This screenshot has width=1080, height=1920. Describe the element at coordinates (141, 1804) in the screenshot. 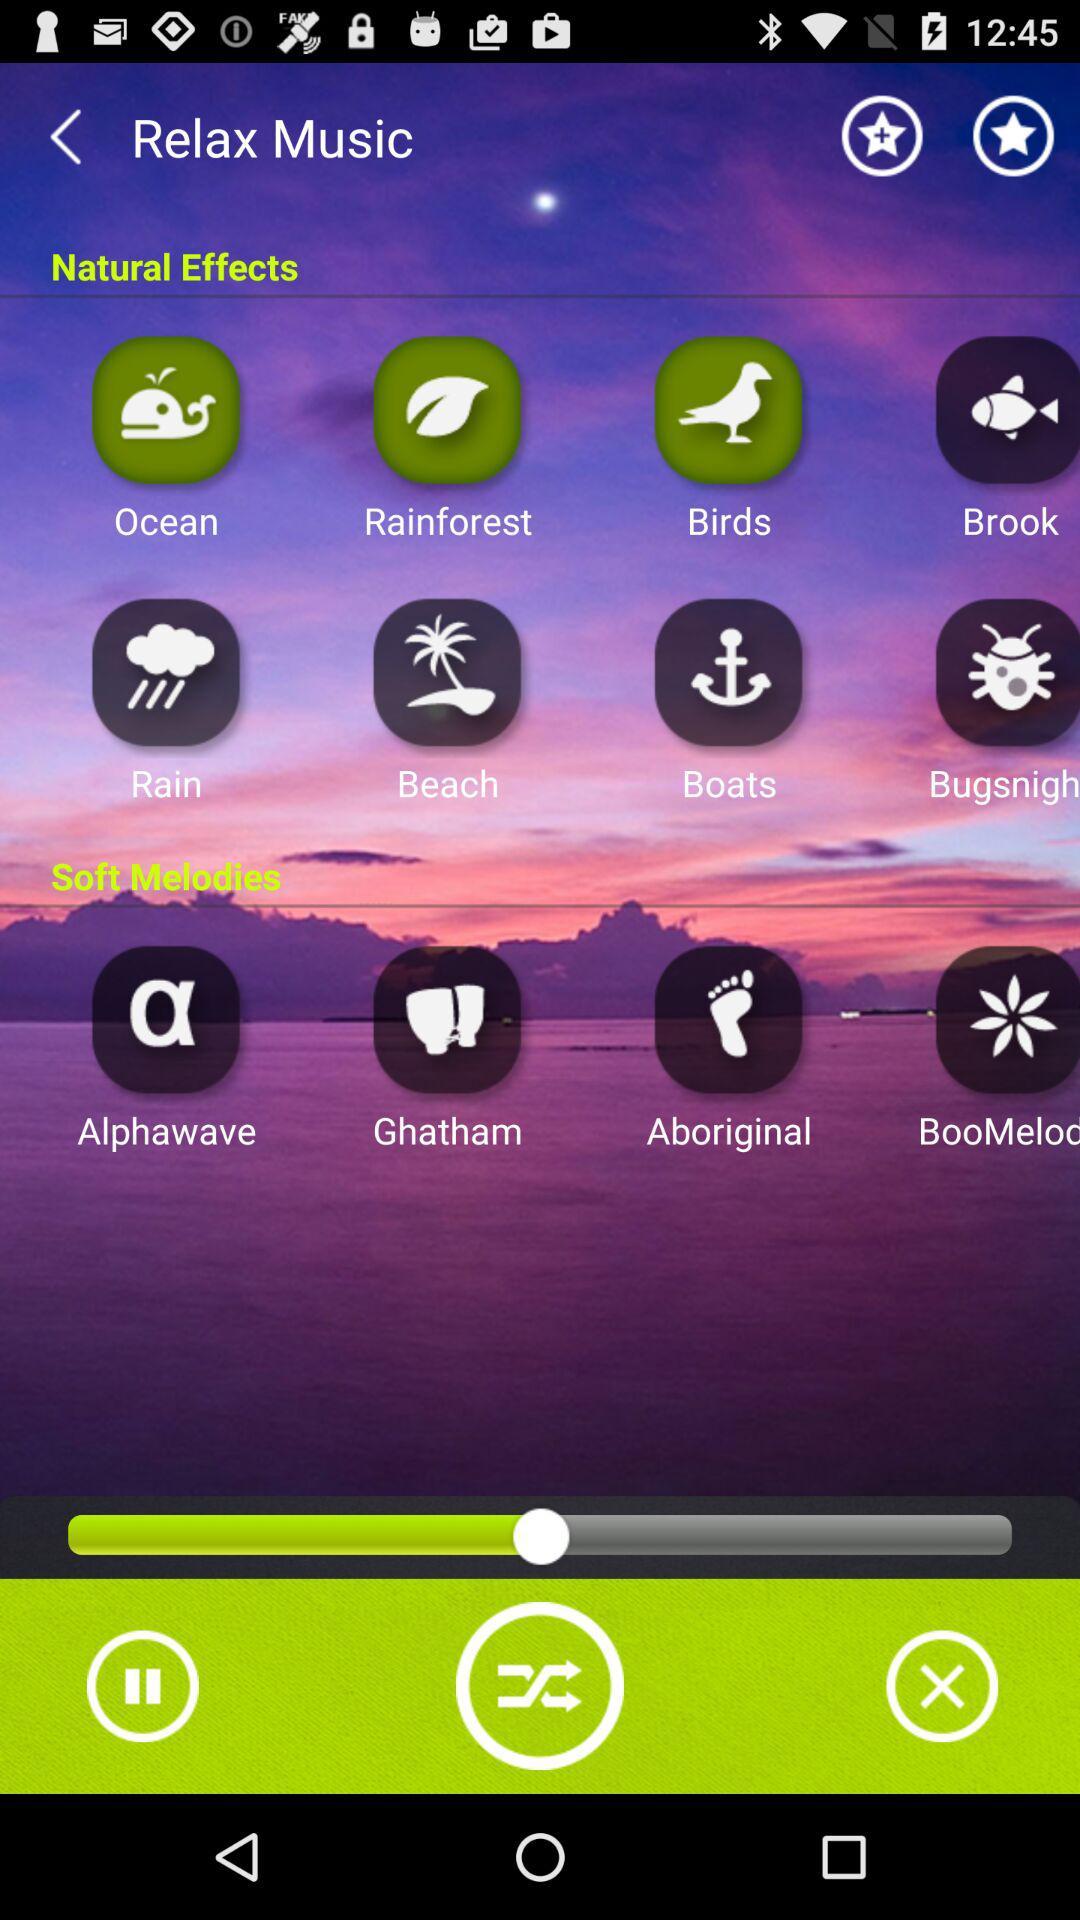

I see `the pause icon` at that location.